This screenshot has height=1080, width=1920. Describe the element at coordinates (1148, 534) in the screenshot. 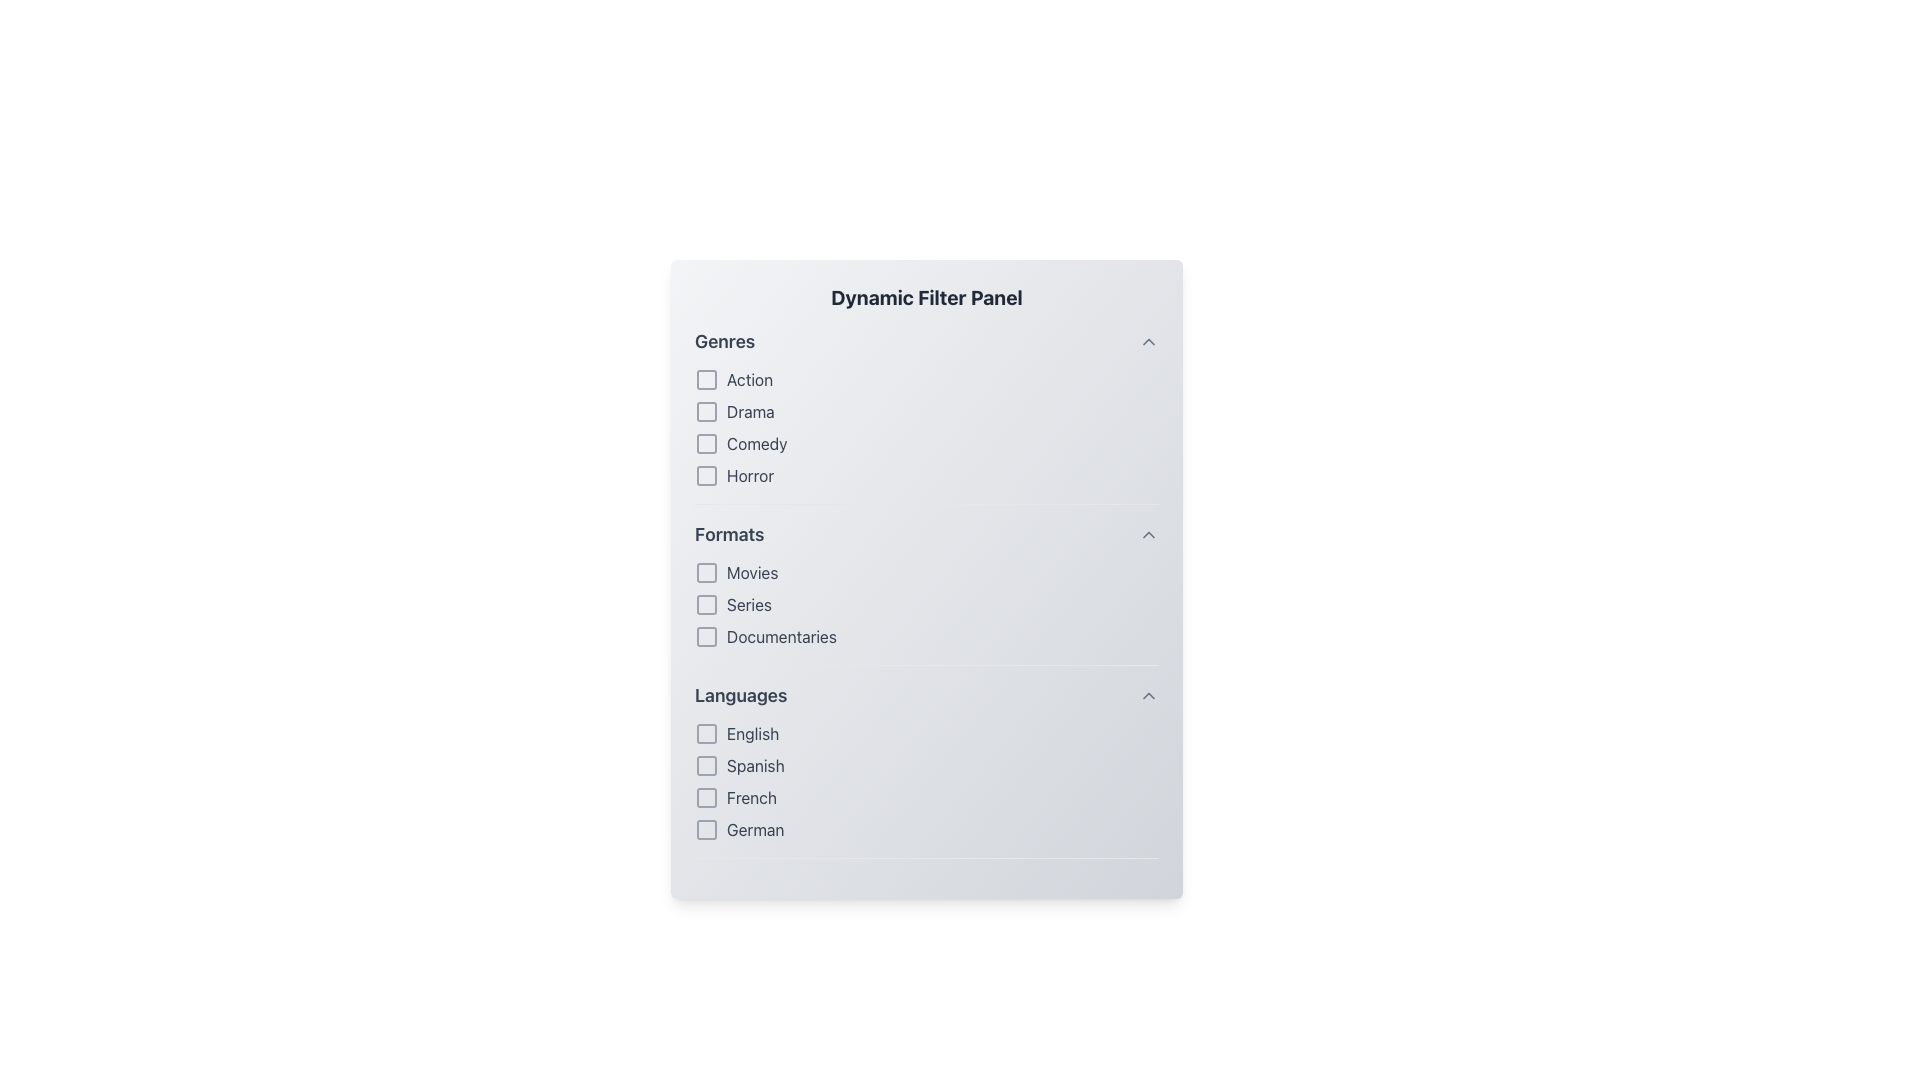

I see `the upward-facing chevron icon located to the far-right within the 'Formats' section header` at that location.